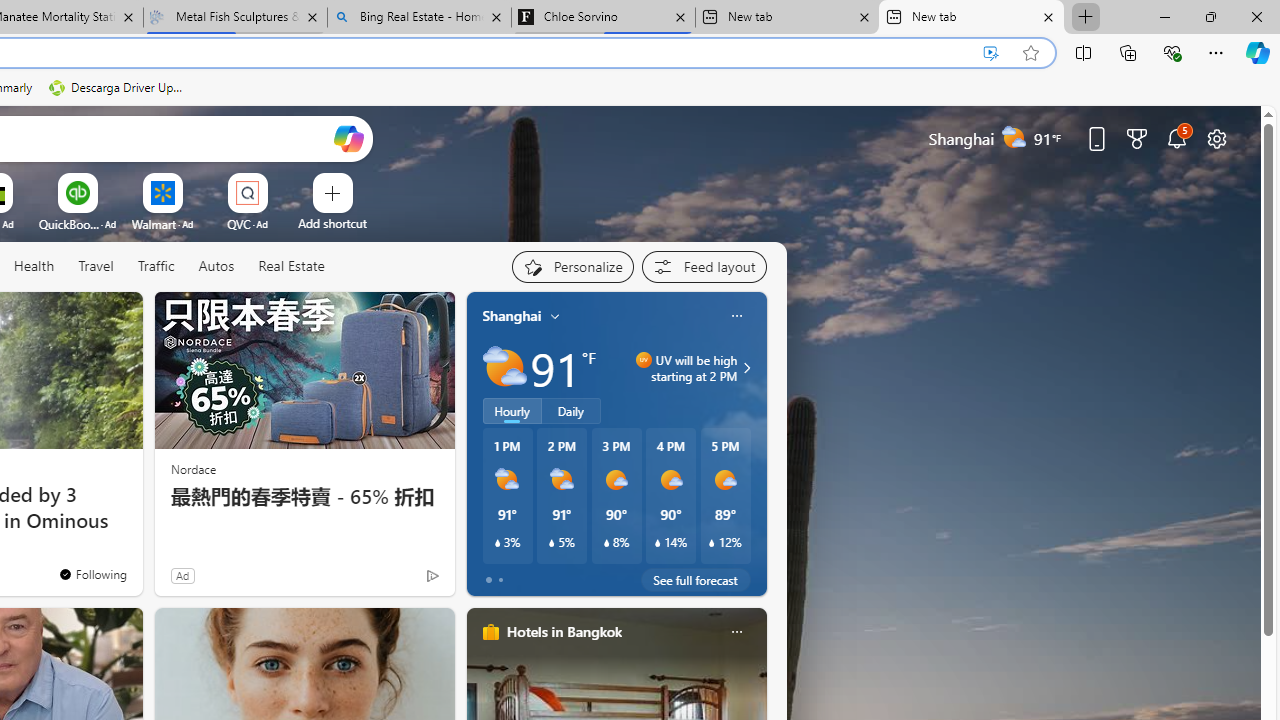 This screenshot has height=720, width=1280. I want to click on 'tab-1', so click(500, 579).